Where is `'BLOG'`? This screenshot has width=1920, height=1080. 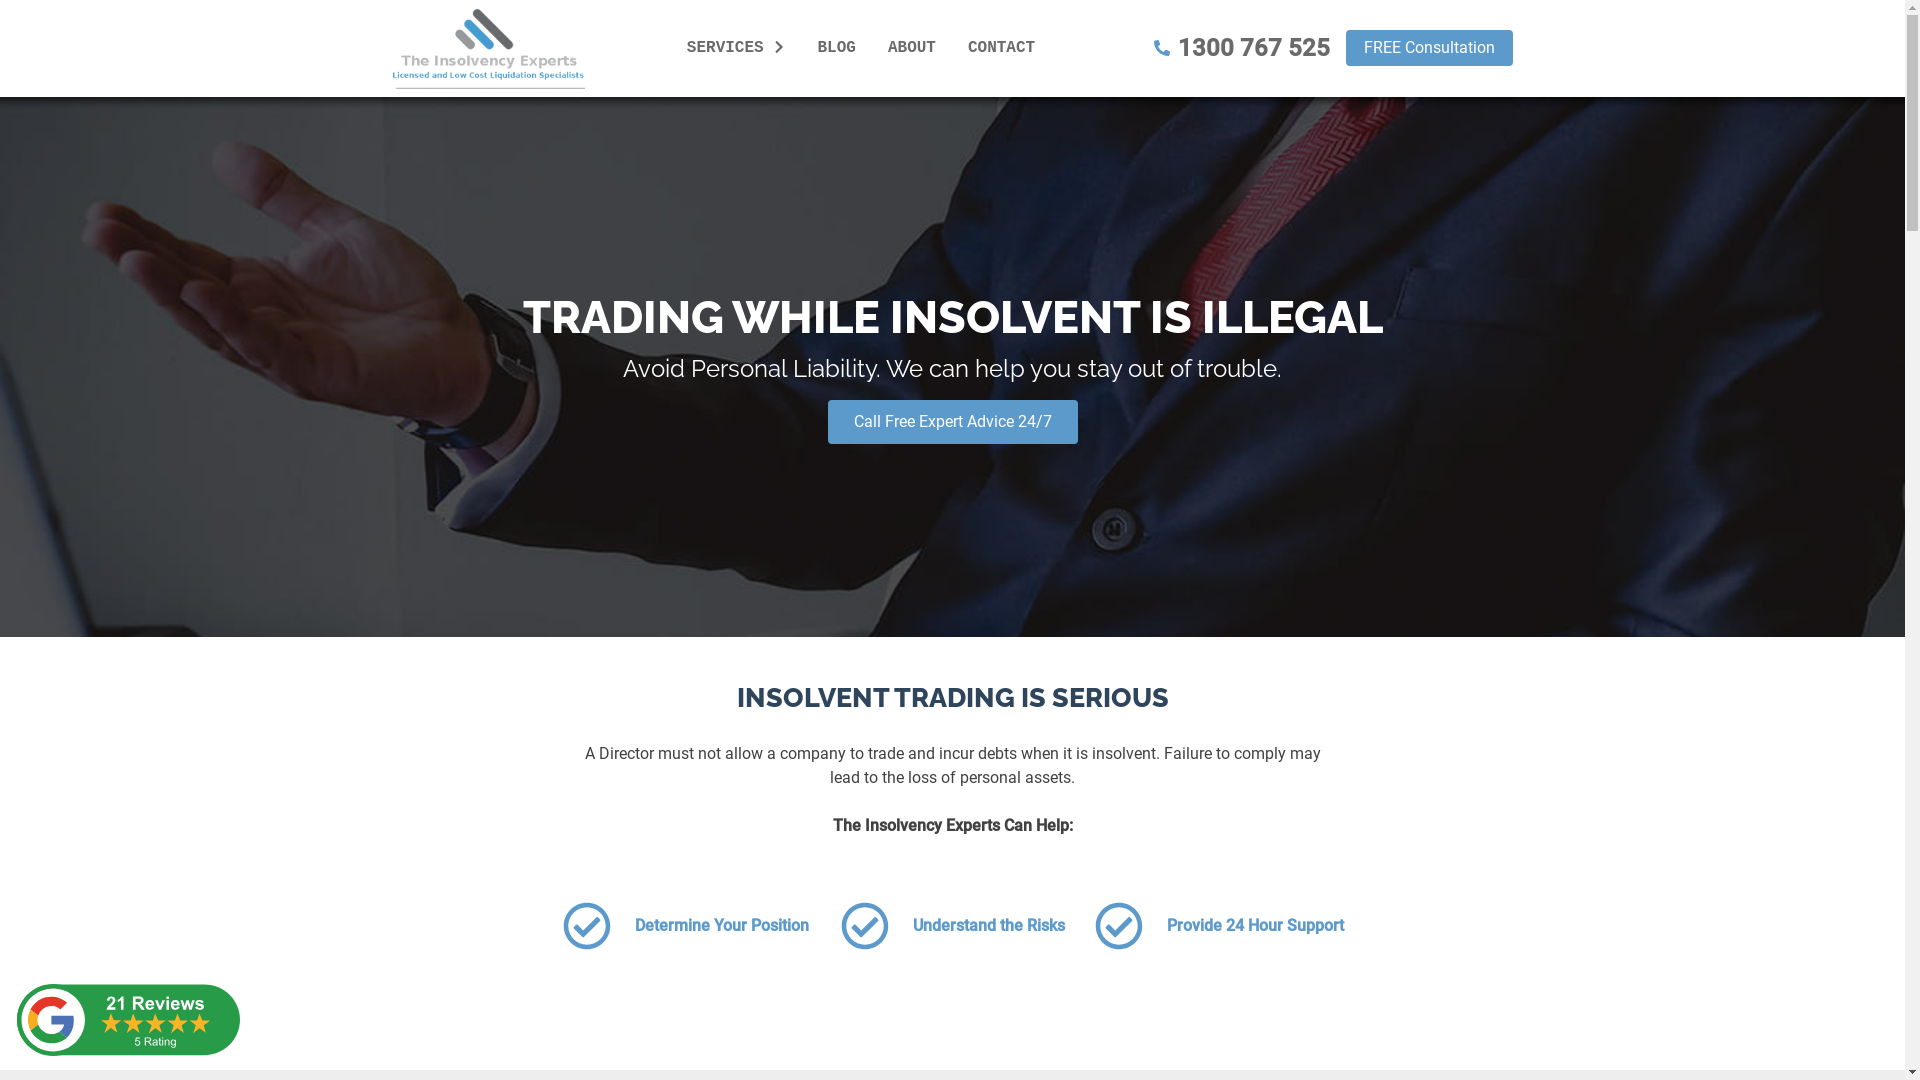 'BLOG' is located at coordinates (836, 46).